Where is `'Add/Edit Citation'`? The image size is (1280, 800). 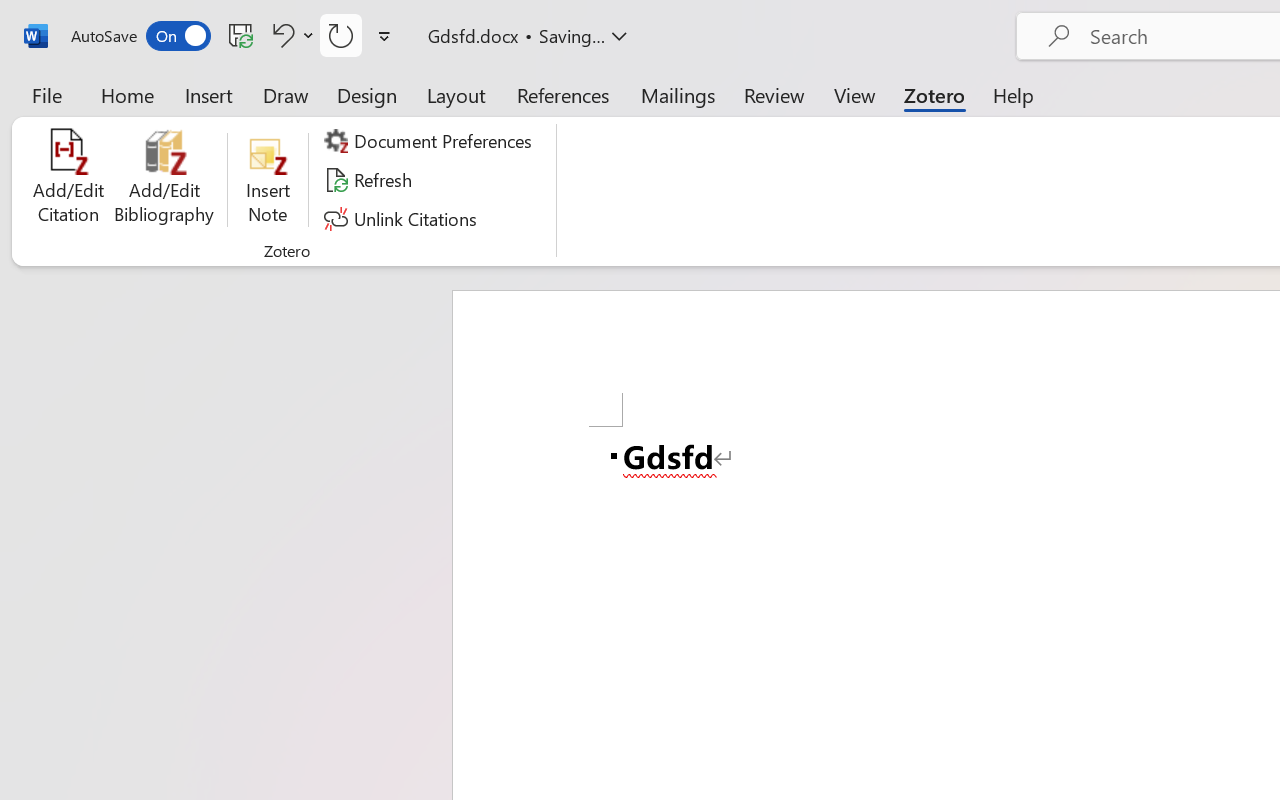
'Add/Edit Citation' is located at coordinates (68, 179).